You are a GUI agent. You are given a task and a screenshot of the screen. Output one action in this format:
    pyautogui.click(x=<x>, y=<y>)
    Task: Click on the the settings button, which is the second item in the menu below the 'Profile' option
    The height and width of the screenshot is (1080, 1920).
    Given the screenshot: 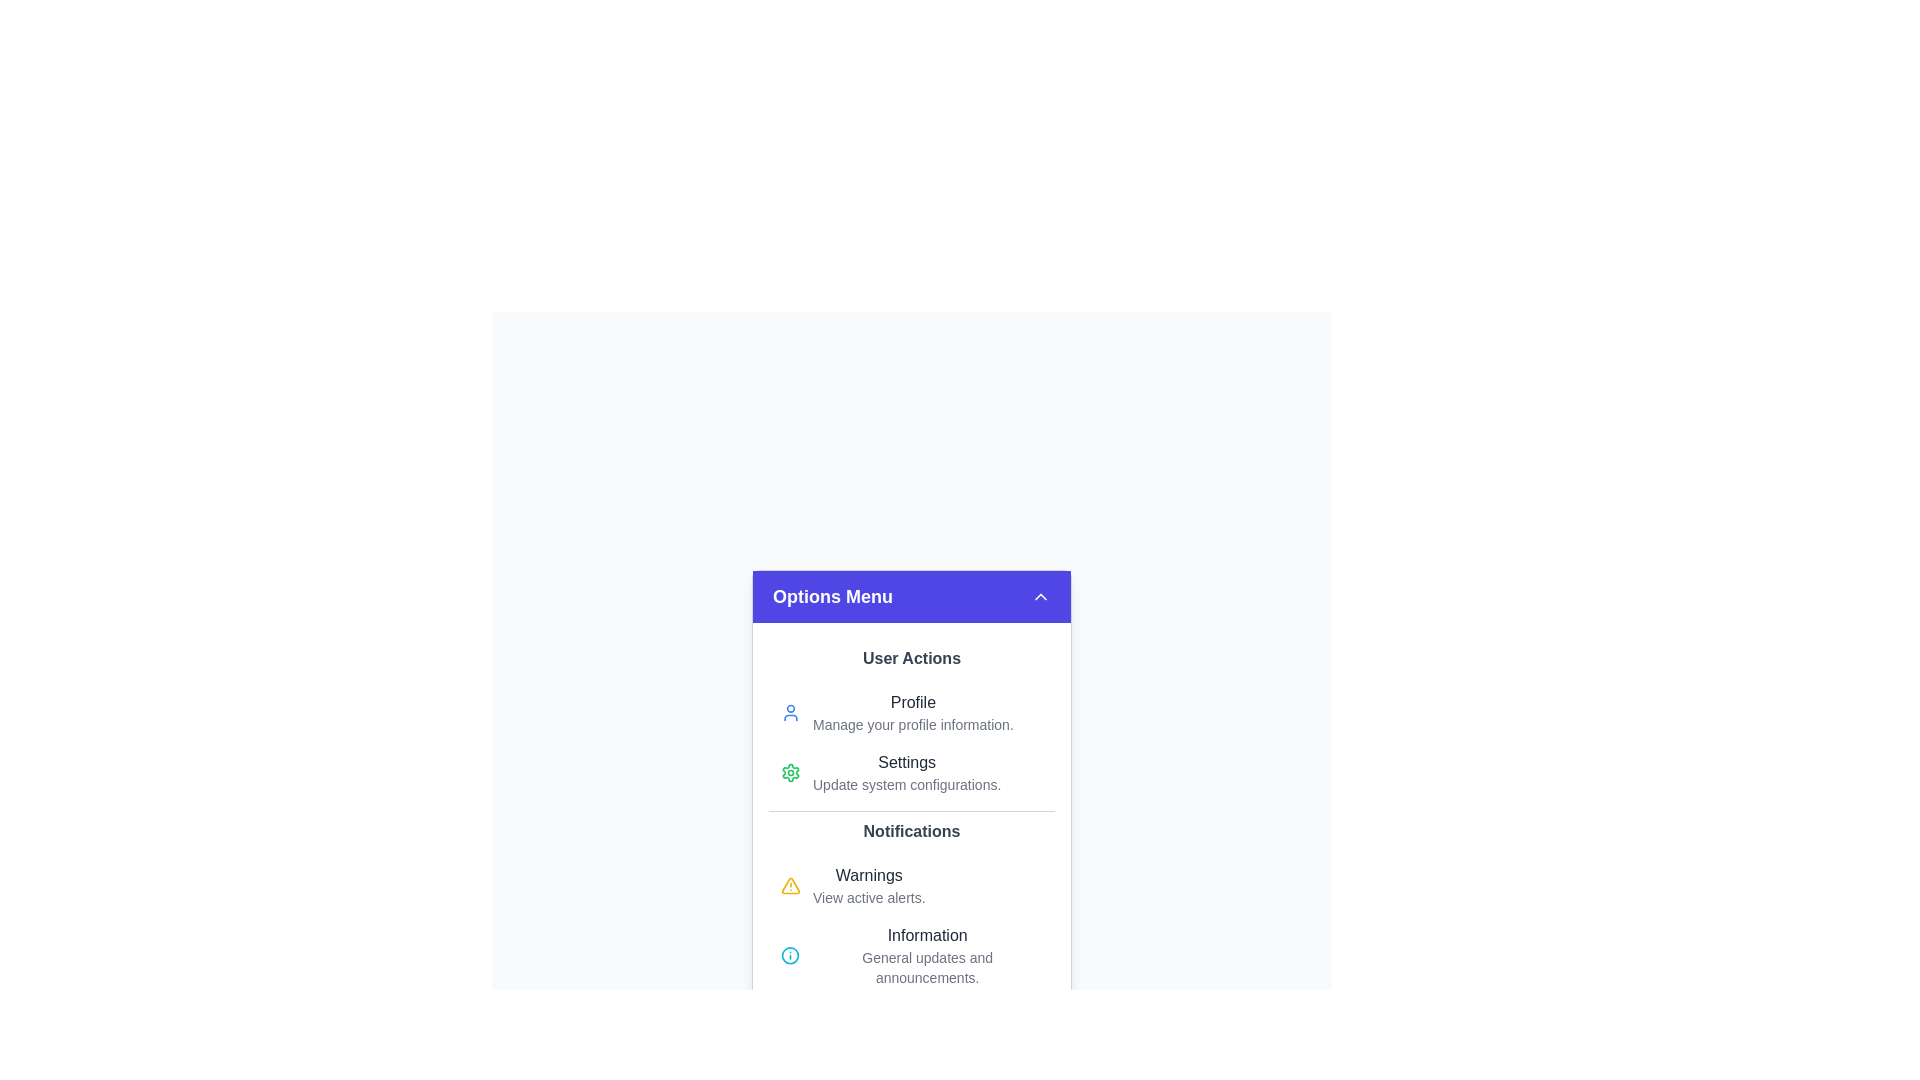 What is the action you would take?
    pyautogui.click(x=911, y=771)
    